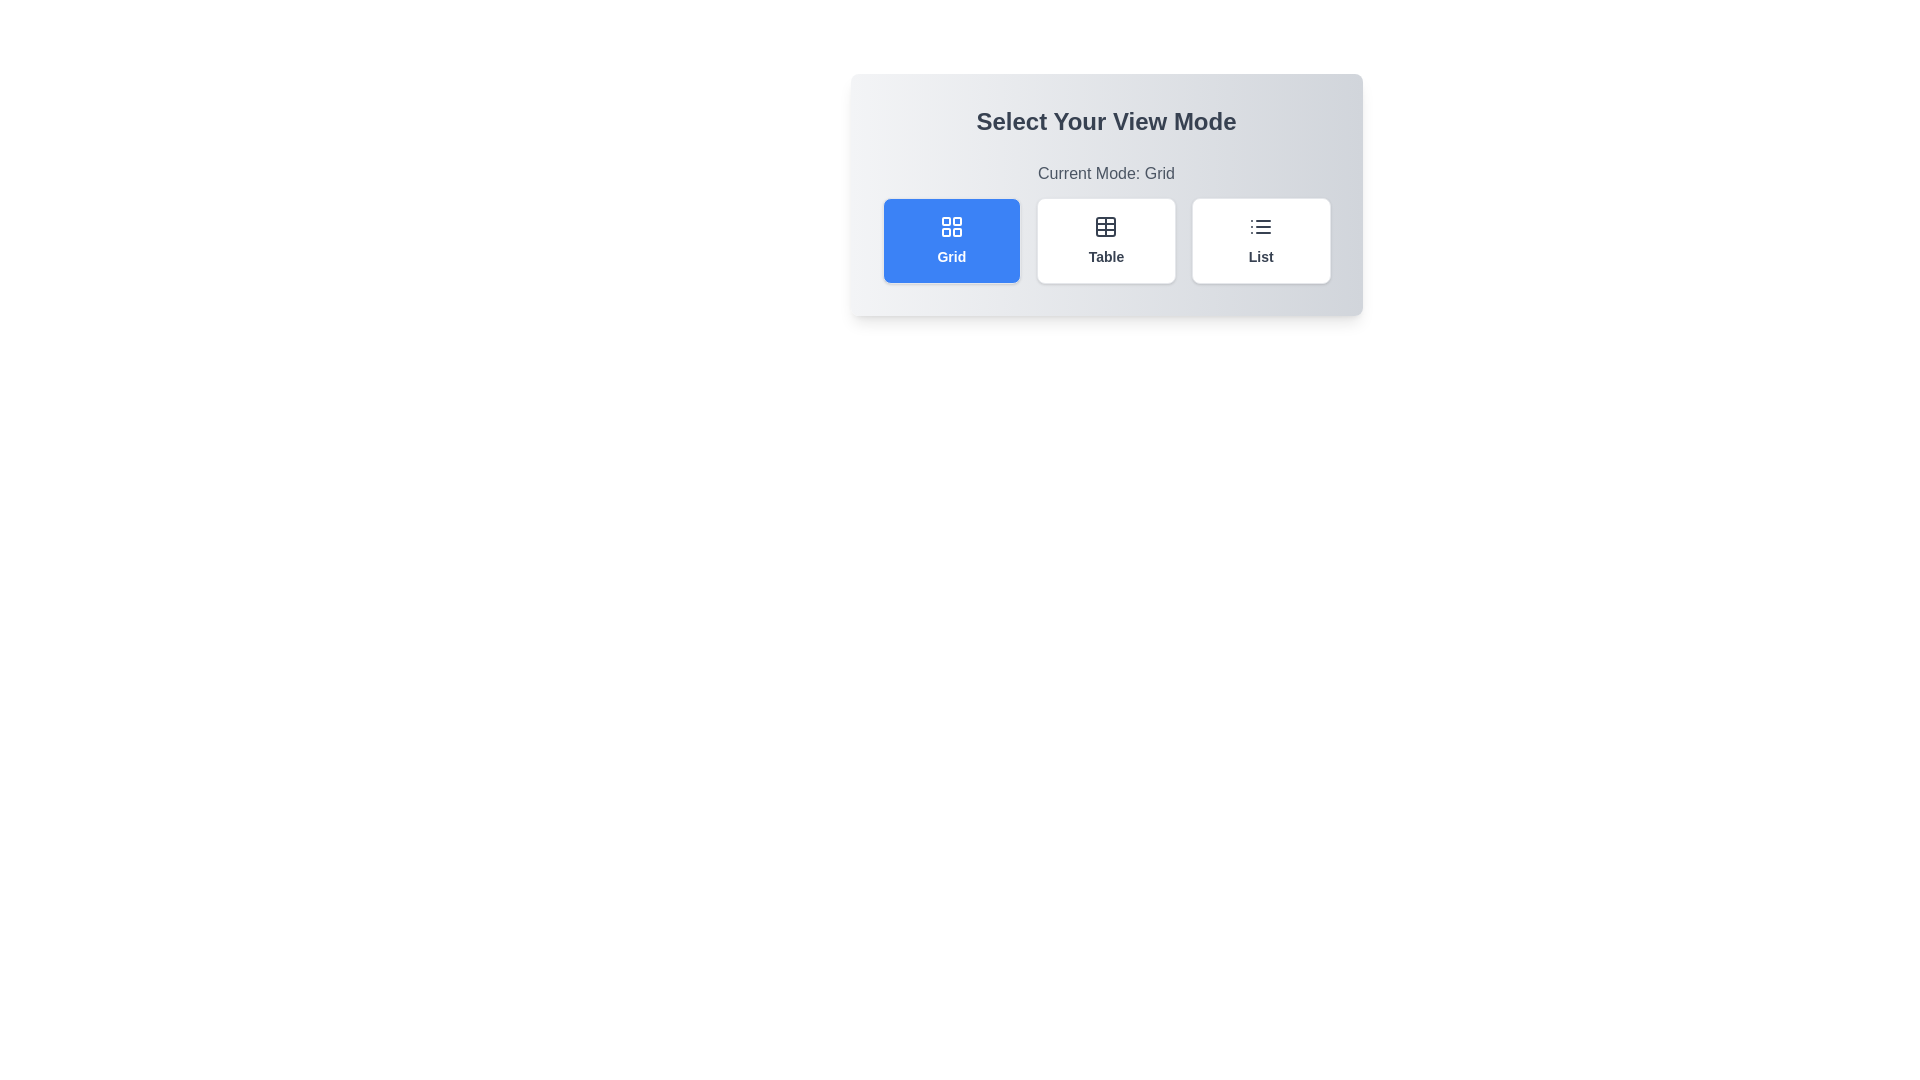 This screenshot has width=1920, height=1080. Describe the element at coordinates (950, 256) in the screenshot. I see `the label that indicates the Grid view mode button, which is located inside a blue rectangular button on the leftmost side of a horizontal group of three buttons, positioned below the grid layout icon` at that location.